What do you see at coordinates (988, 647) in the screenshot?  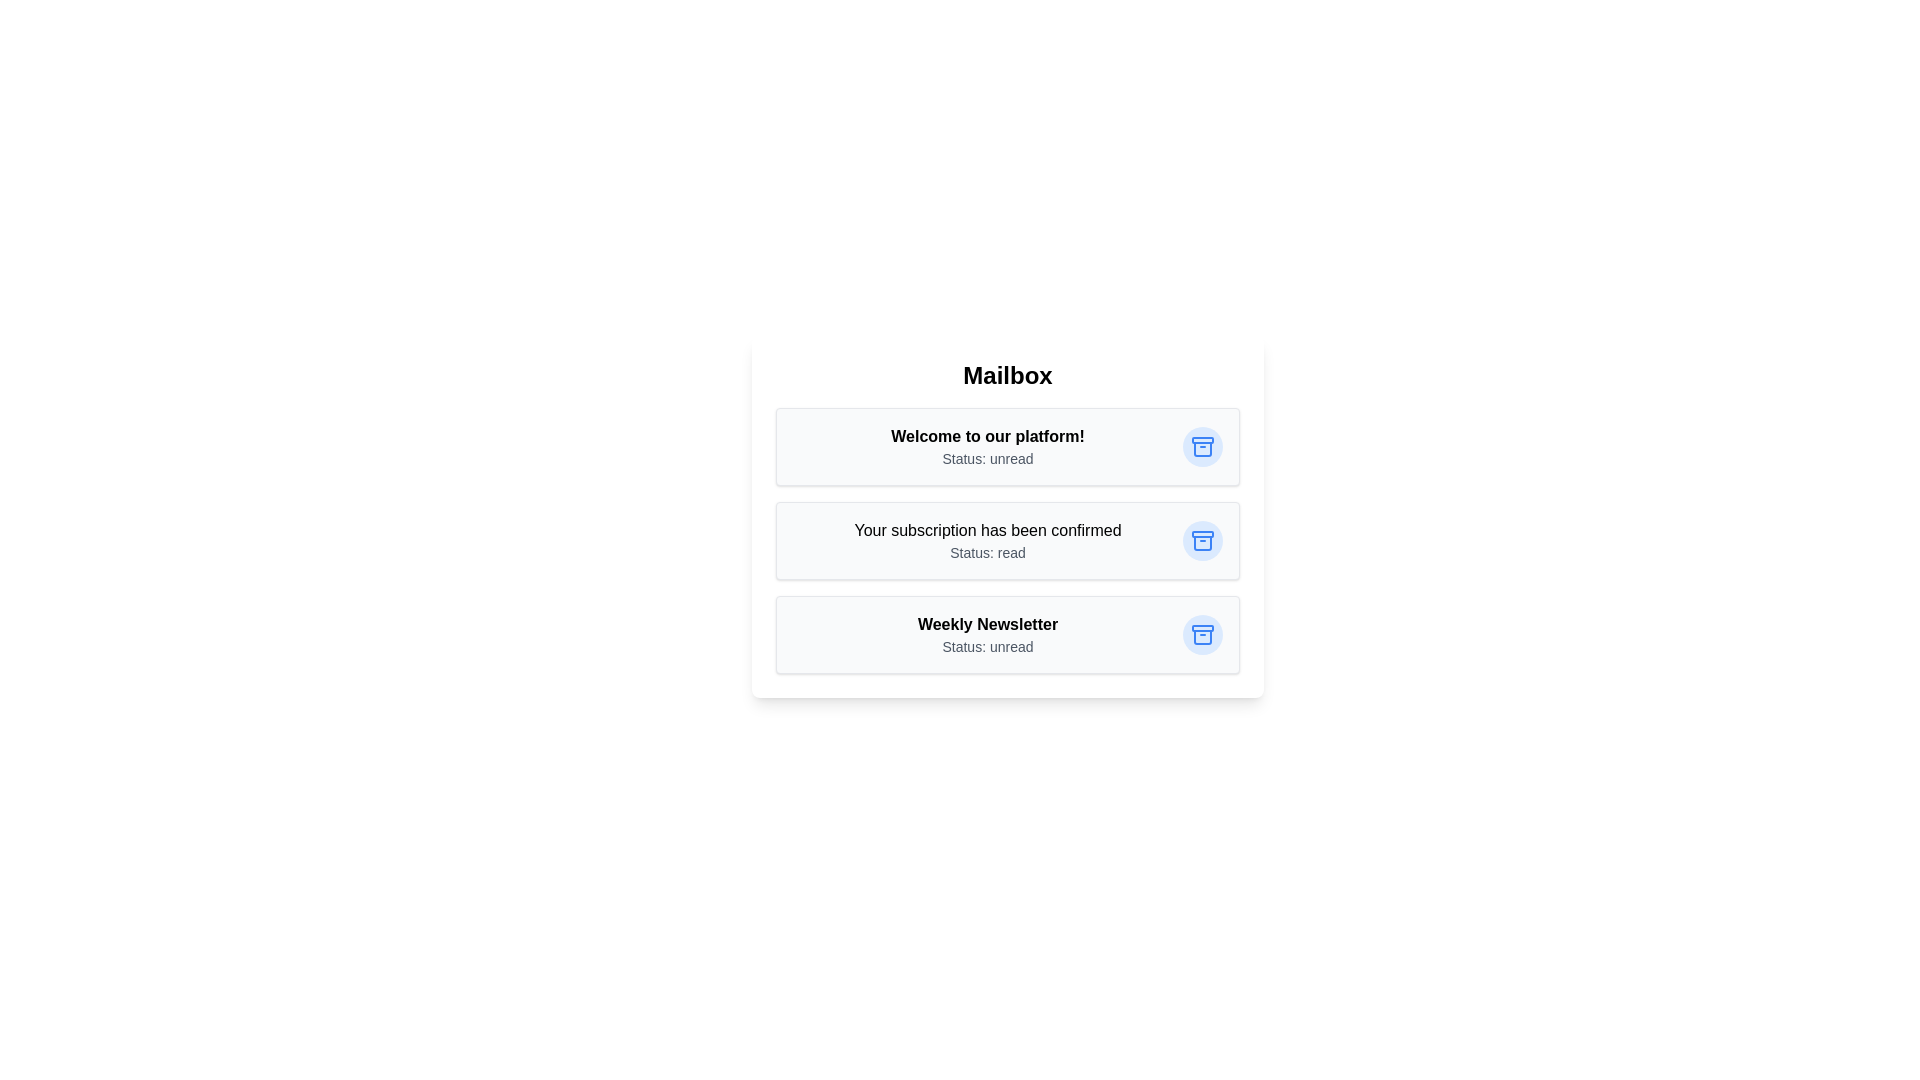 I see `the status text of the email with subject 'Weekly Newsletter'` at bounding box center [988, 647].